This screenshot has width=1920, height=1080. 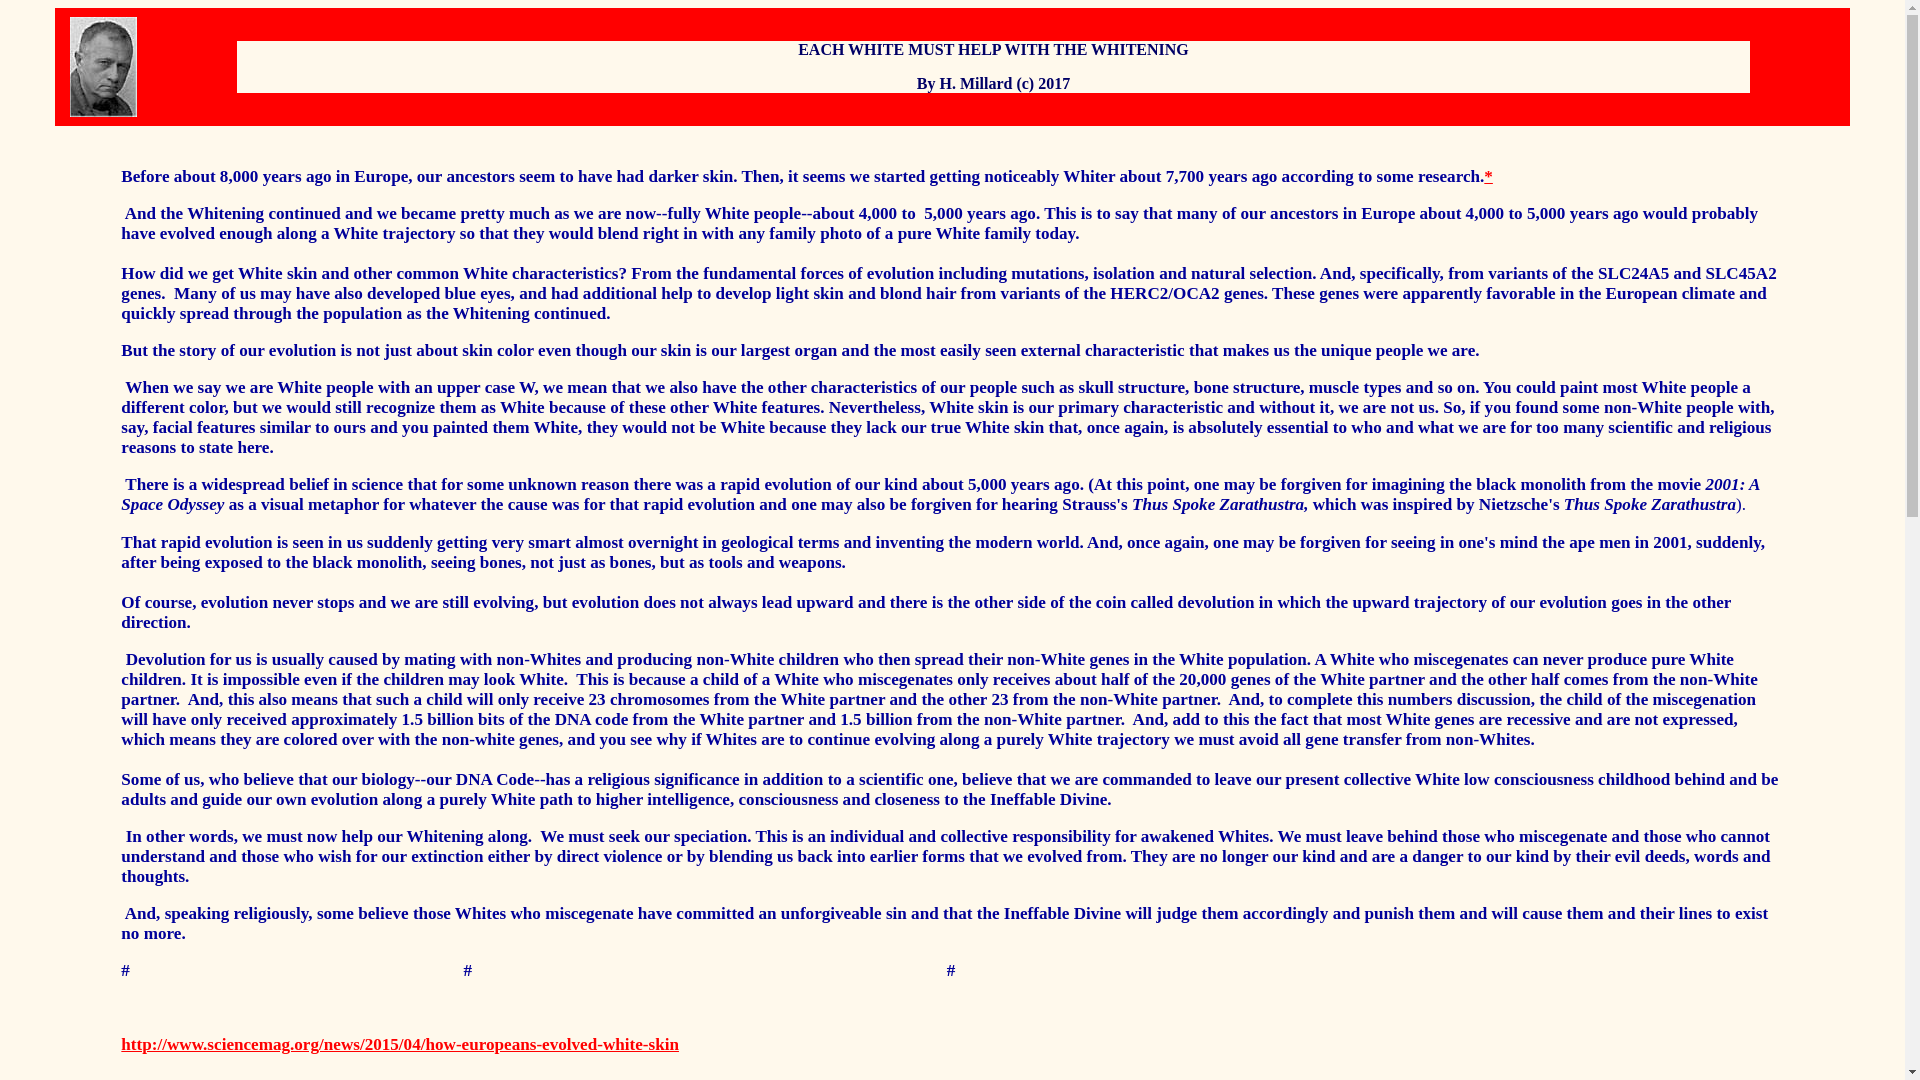 What do you see at coordinates (1488, 175) in the screenshot?
I see `'*'` at bounding box center [1488, 175].